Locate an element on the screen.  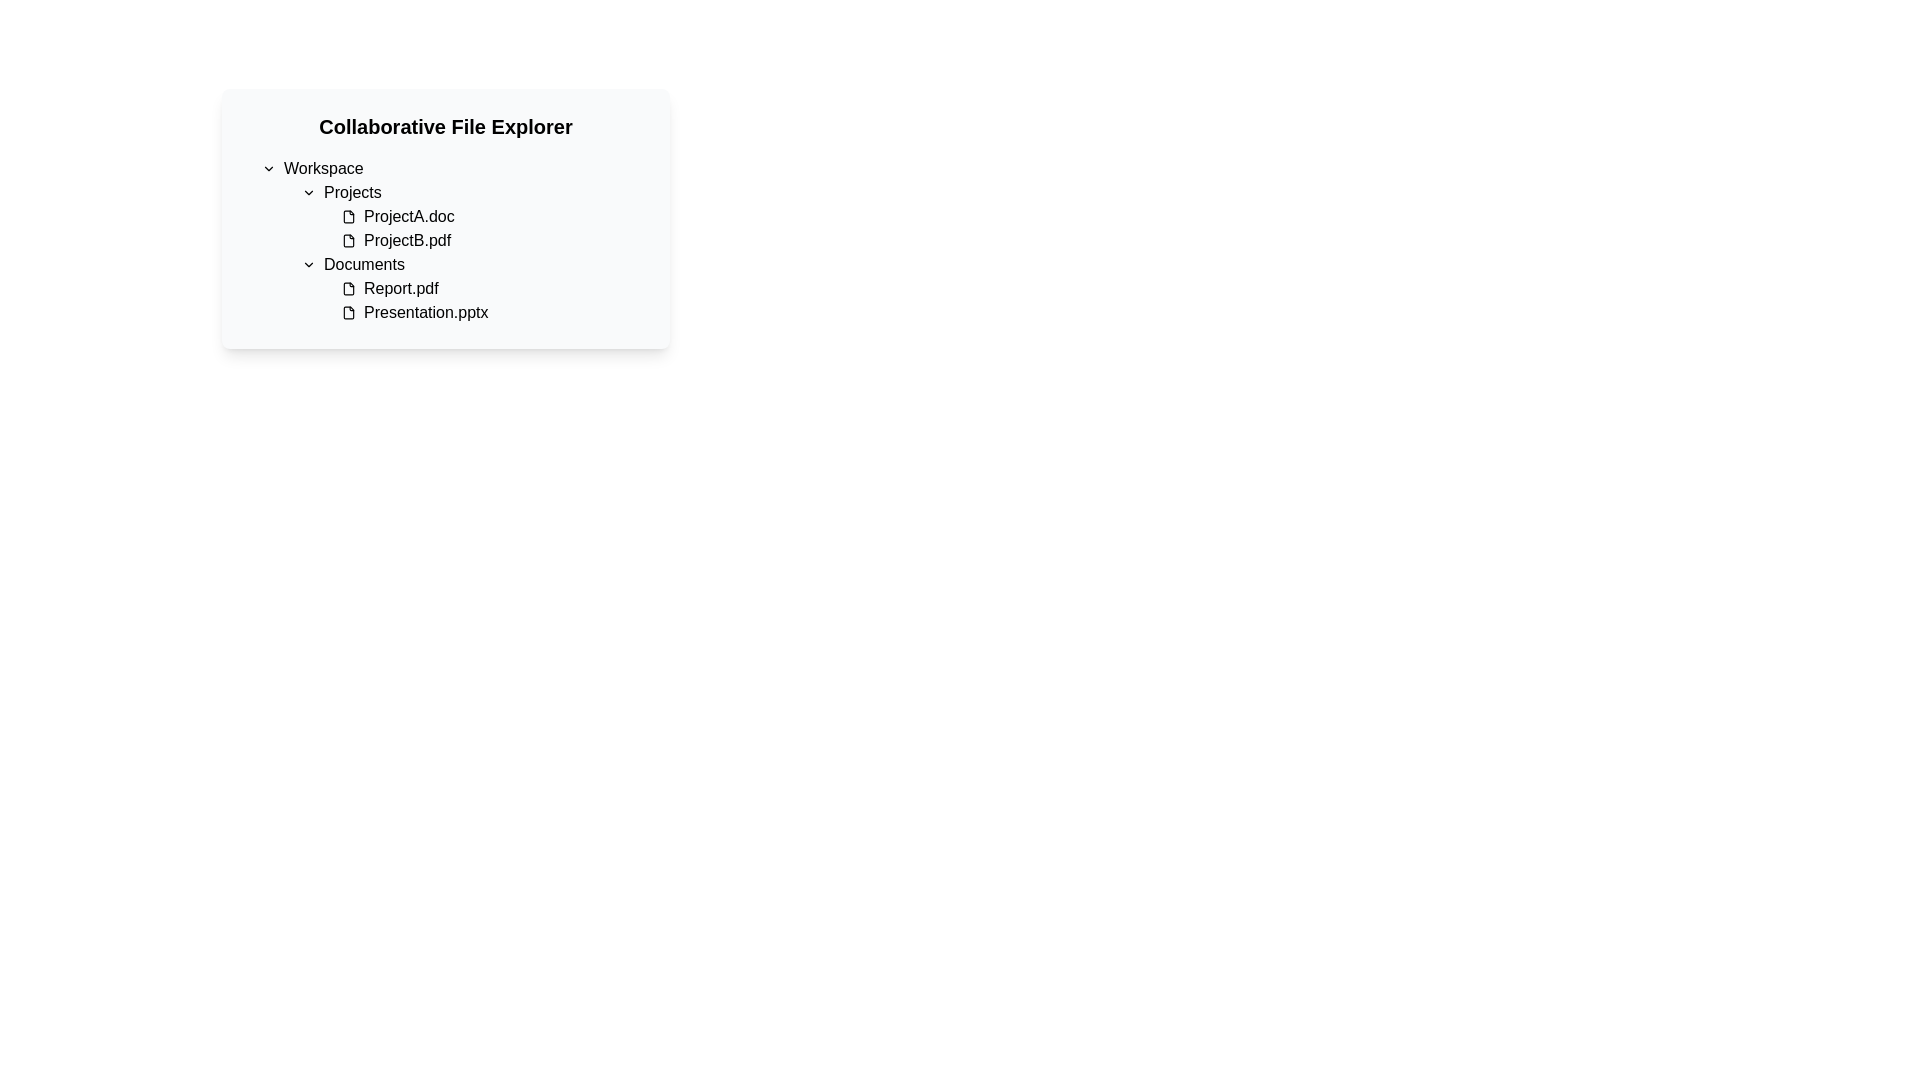
the file item named 'ProjectB.pdf', which is the second item under the 'Projects' section is located at coordinates (494, 239).